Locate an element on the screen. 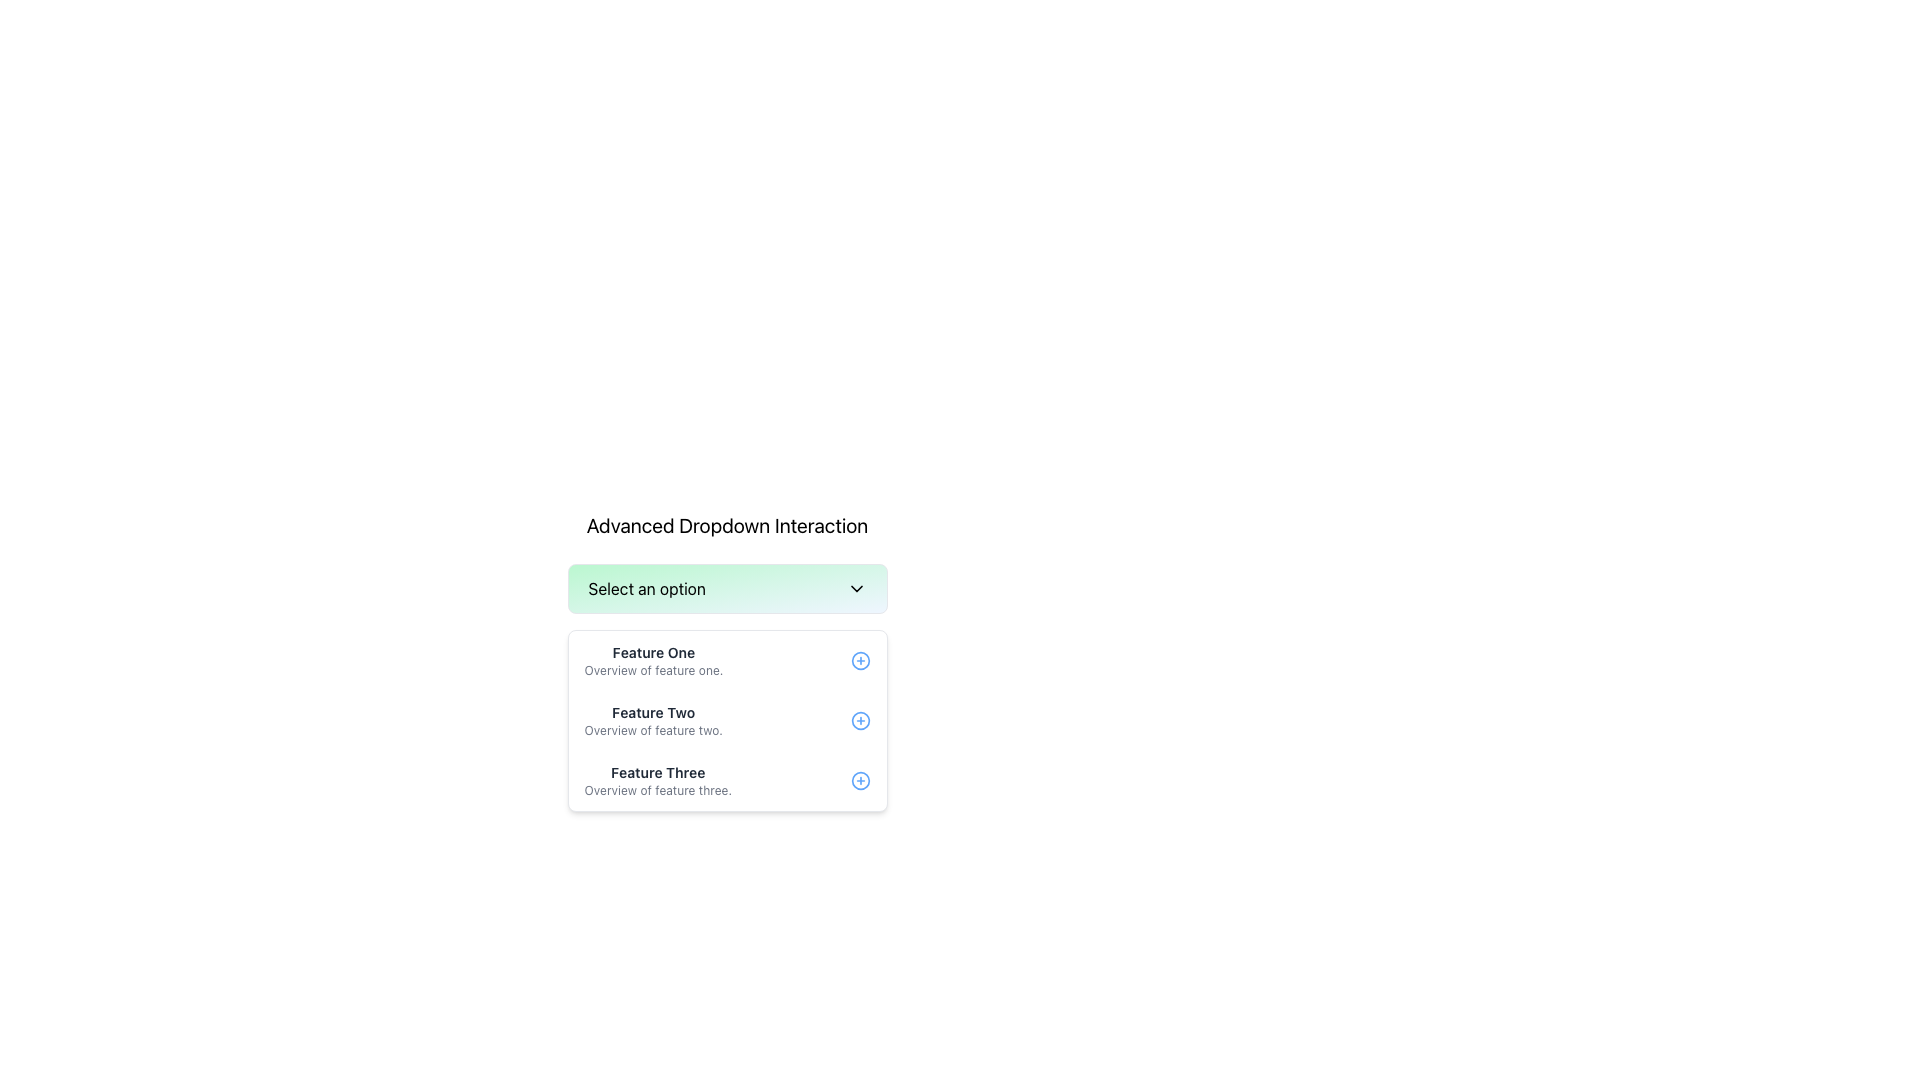  the text label that displays 'Feature Two', which is the second item in a vertically stacked list of options within a dropdown menu is located at coordinates (653, 712).